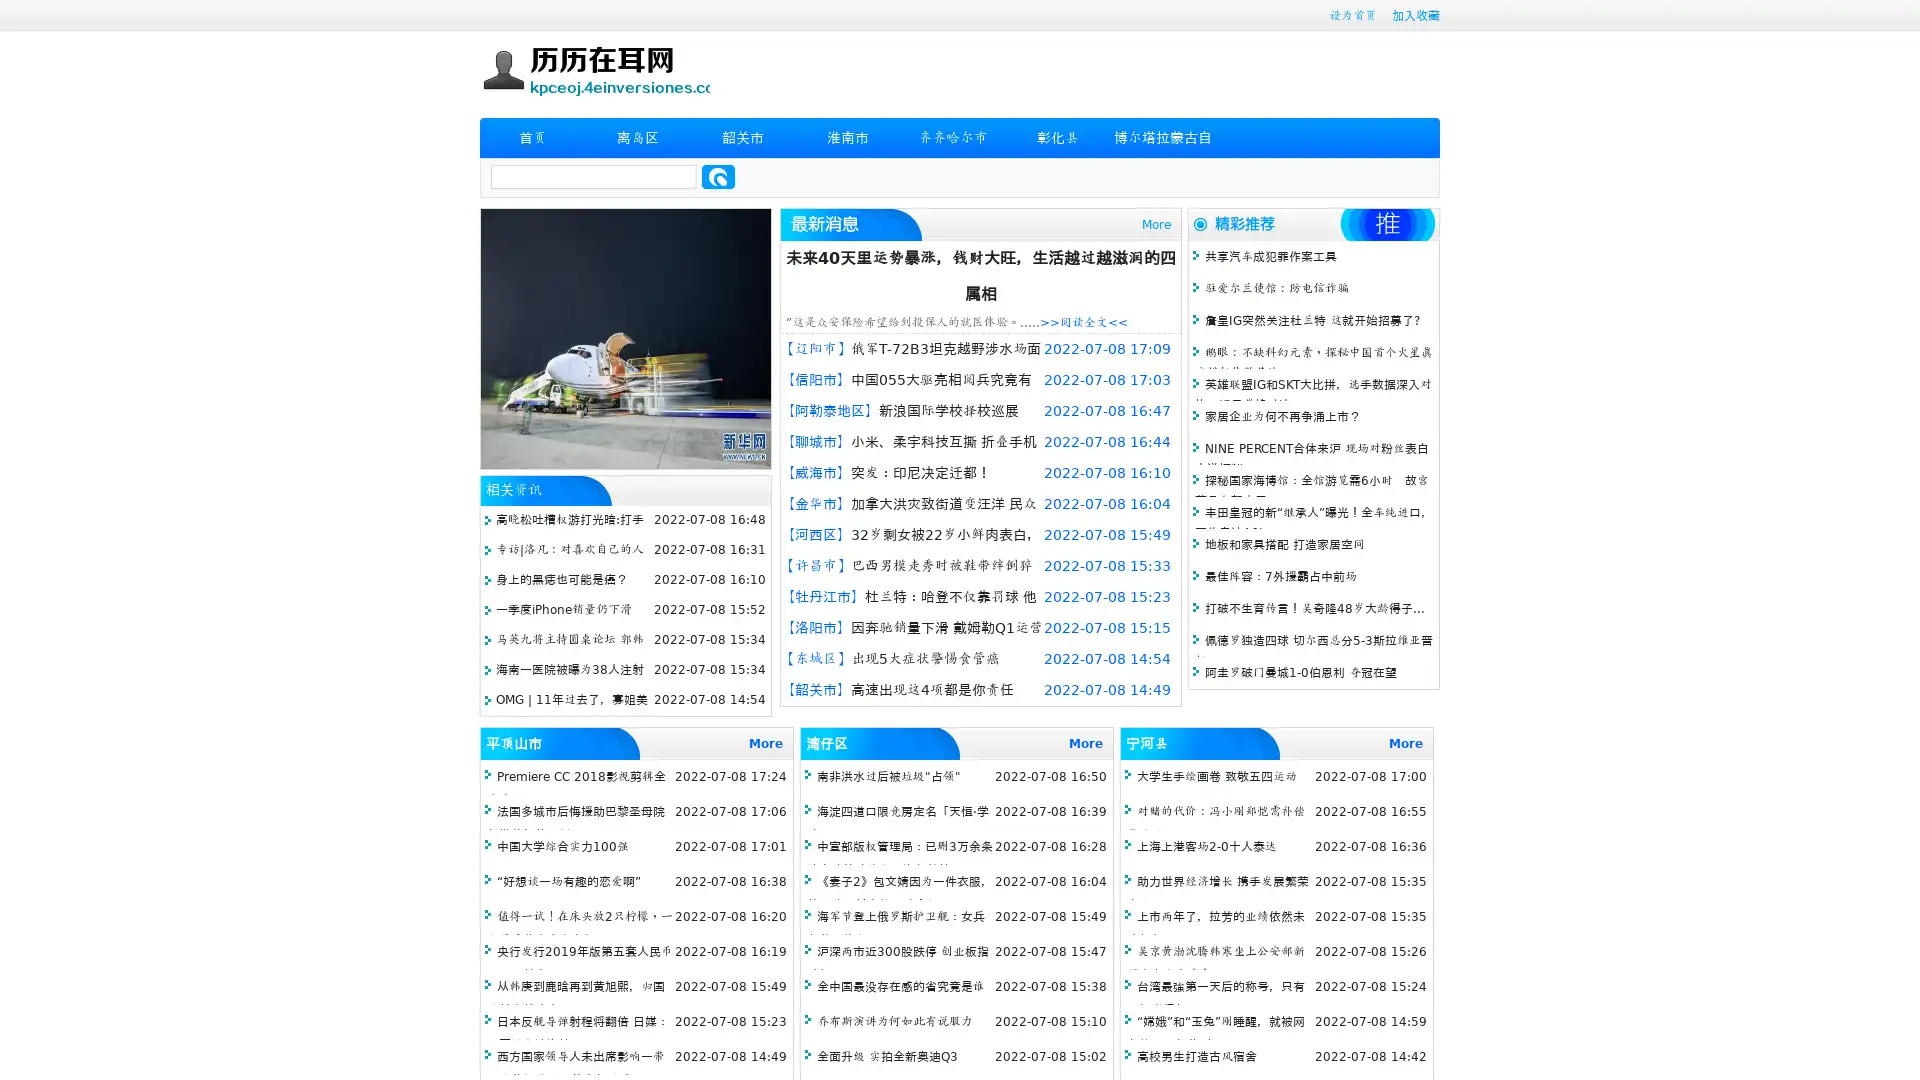  Describe the element at coordinates (718, 176) in the screenshot. I see `Search` at that location.